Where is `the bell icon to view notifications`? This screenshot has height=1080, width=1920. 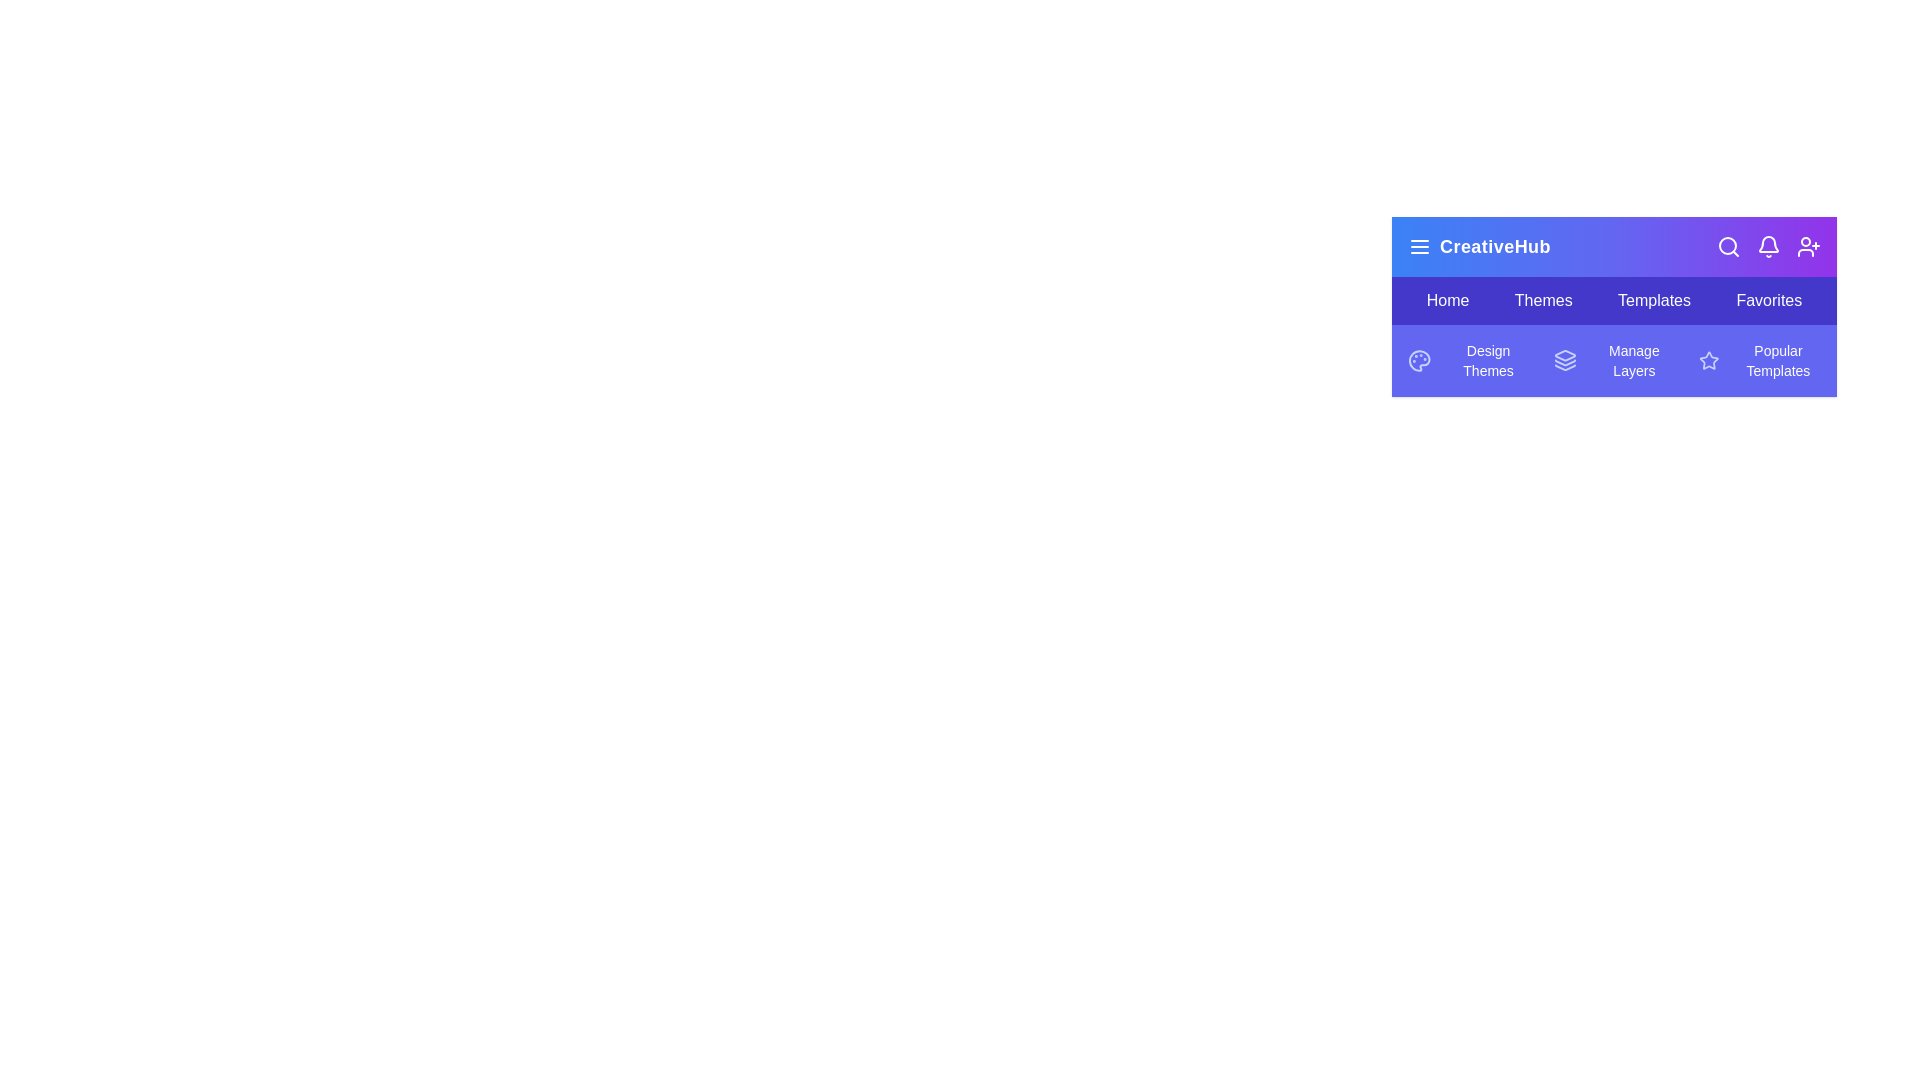 the bell icon to view notifications is located at coordinates (1769, 245).